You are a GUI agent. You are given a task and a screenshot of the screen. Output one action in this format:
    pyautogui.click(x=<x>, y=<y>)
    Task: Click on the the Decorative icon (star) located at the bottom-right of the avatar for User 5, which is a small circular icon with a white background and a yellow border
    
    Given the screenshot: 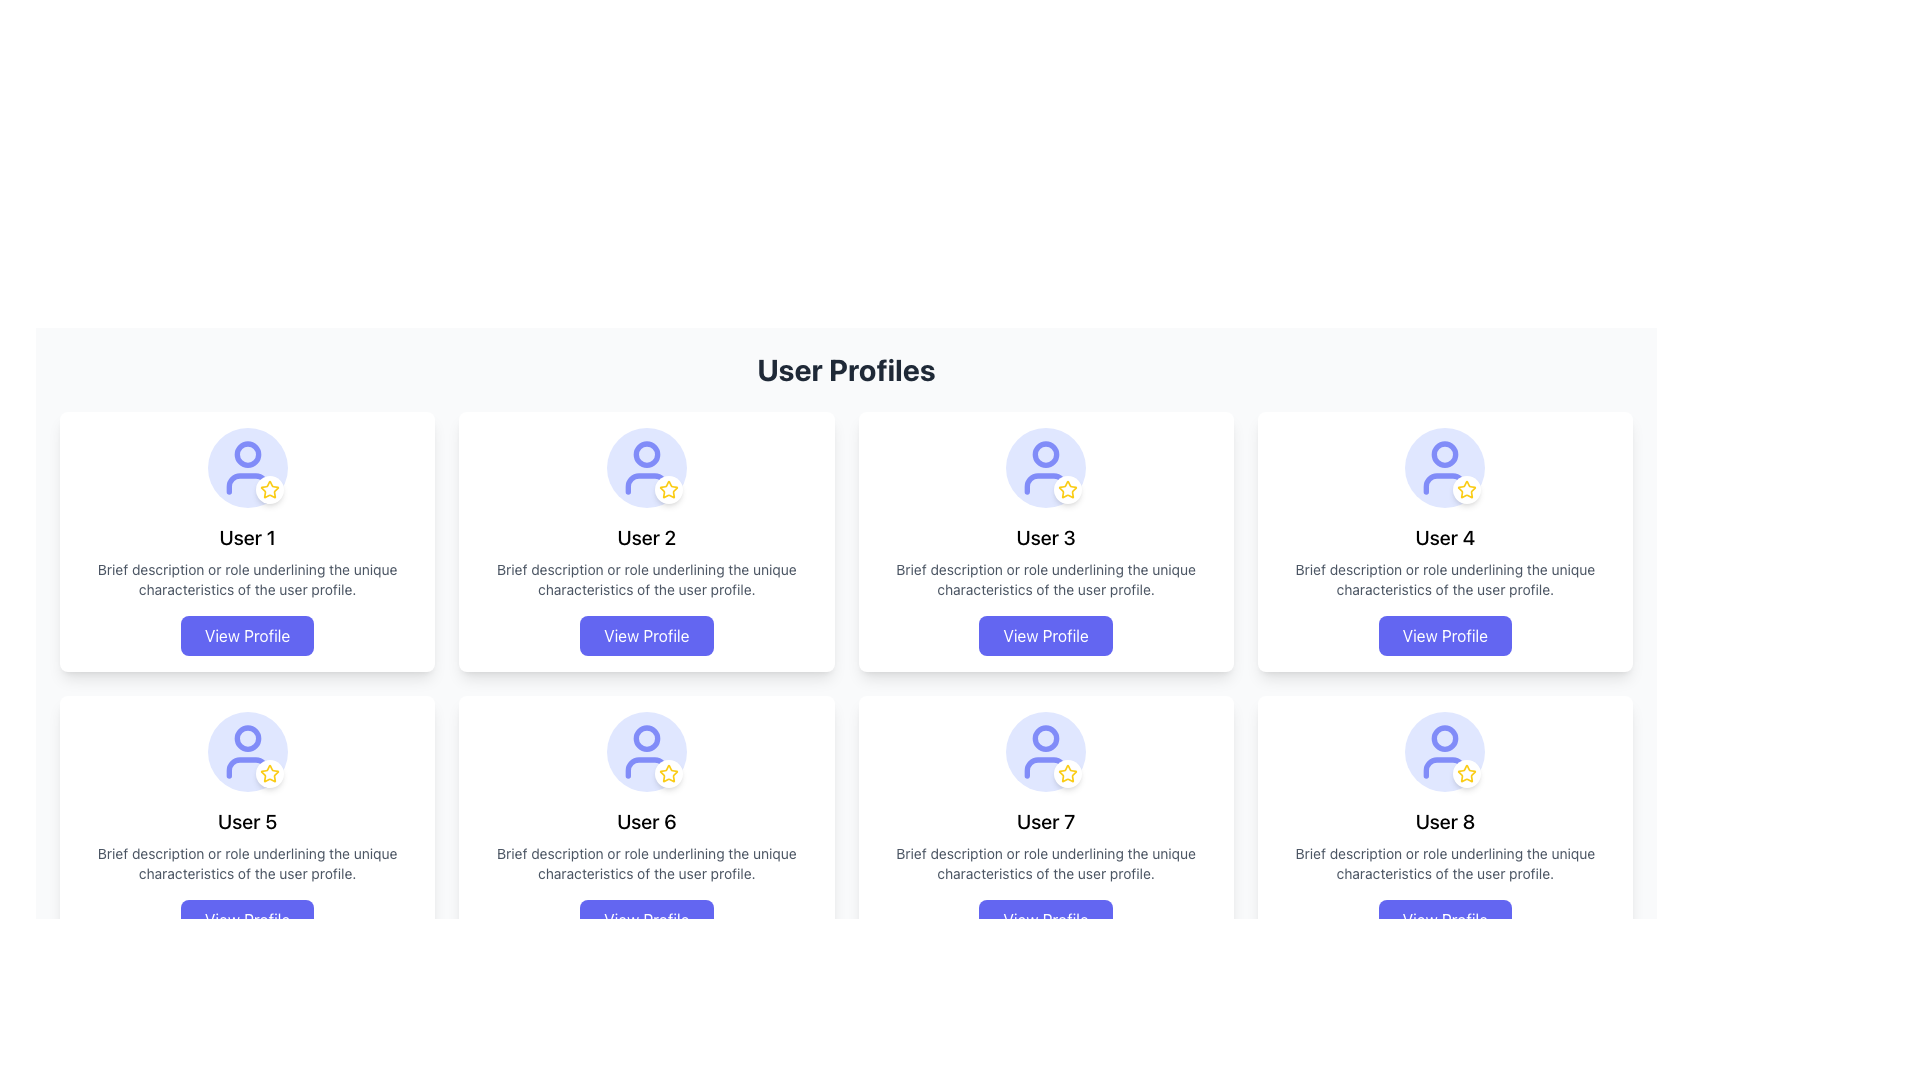 What is the action you would take?
    pyautogui.click(x=268, y=773)
    